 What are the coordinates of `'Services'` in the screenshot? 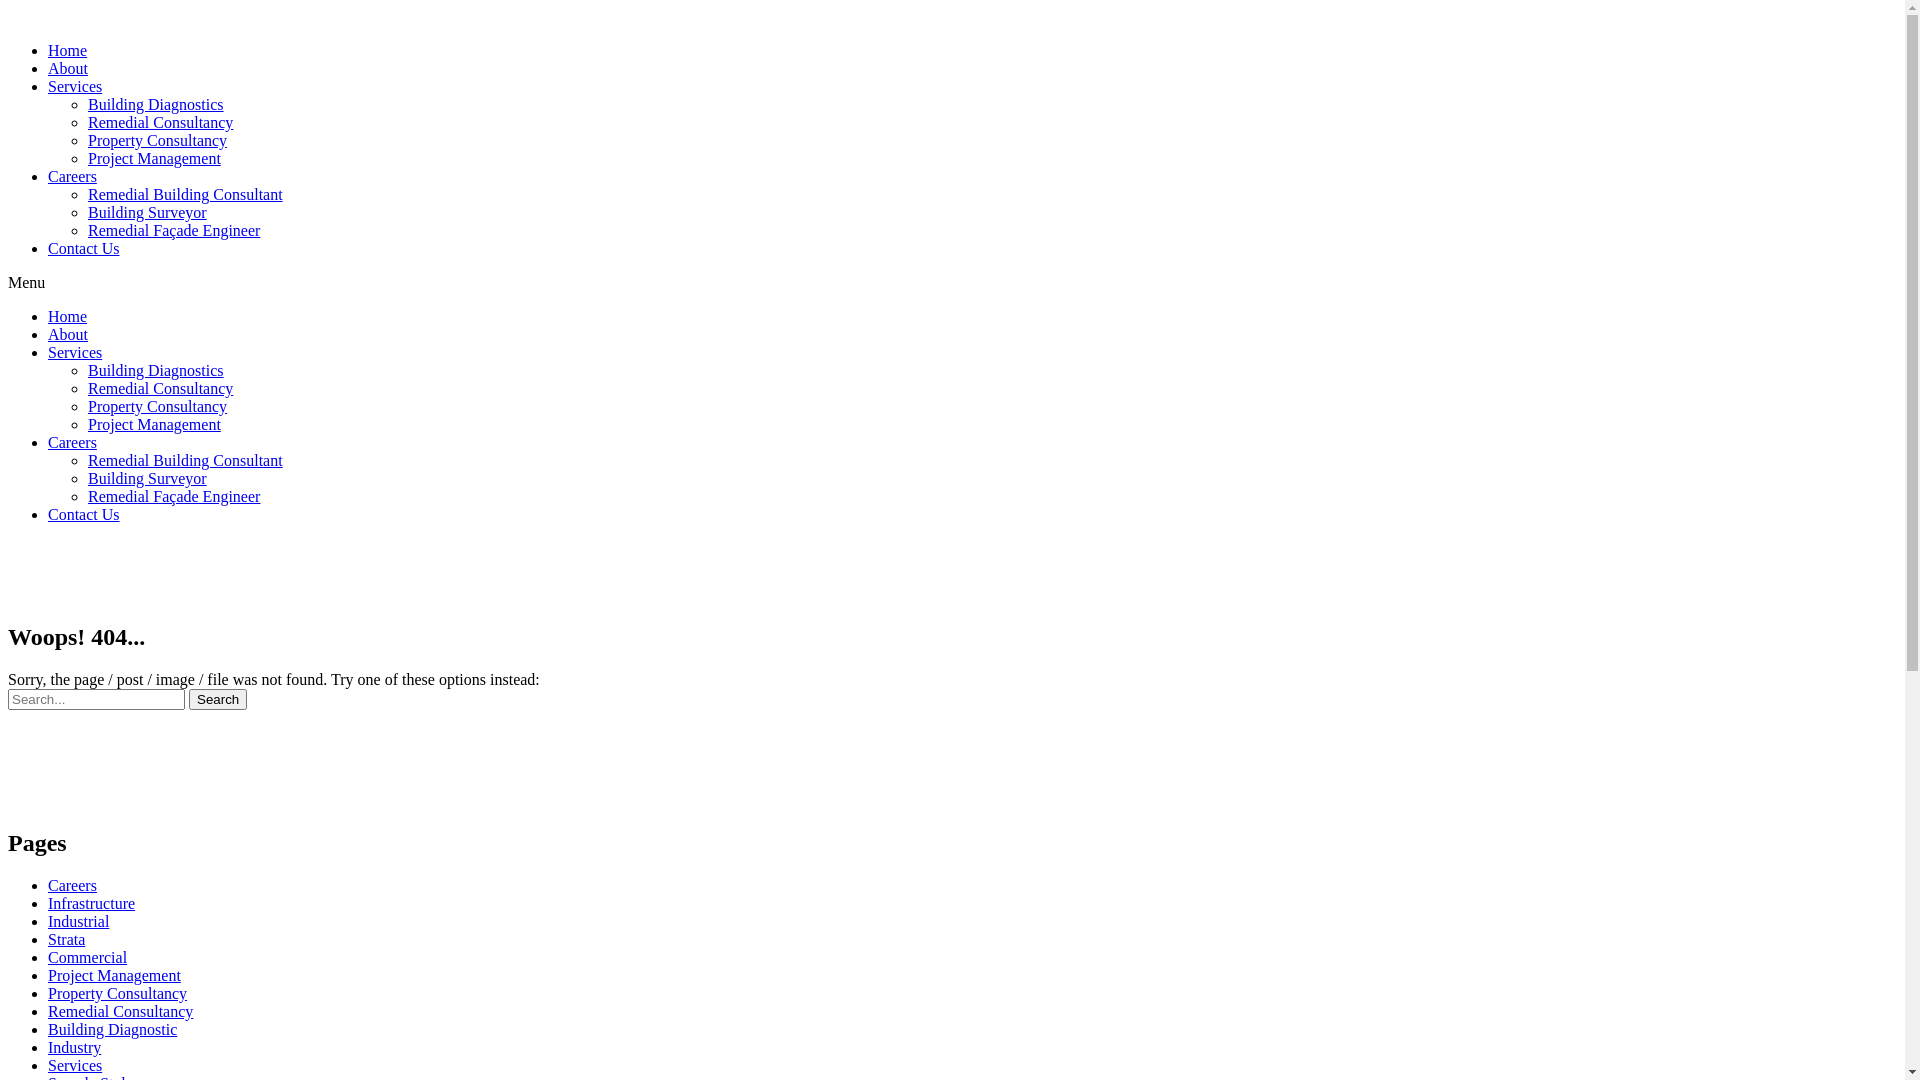 It's located at (75, 1064).